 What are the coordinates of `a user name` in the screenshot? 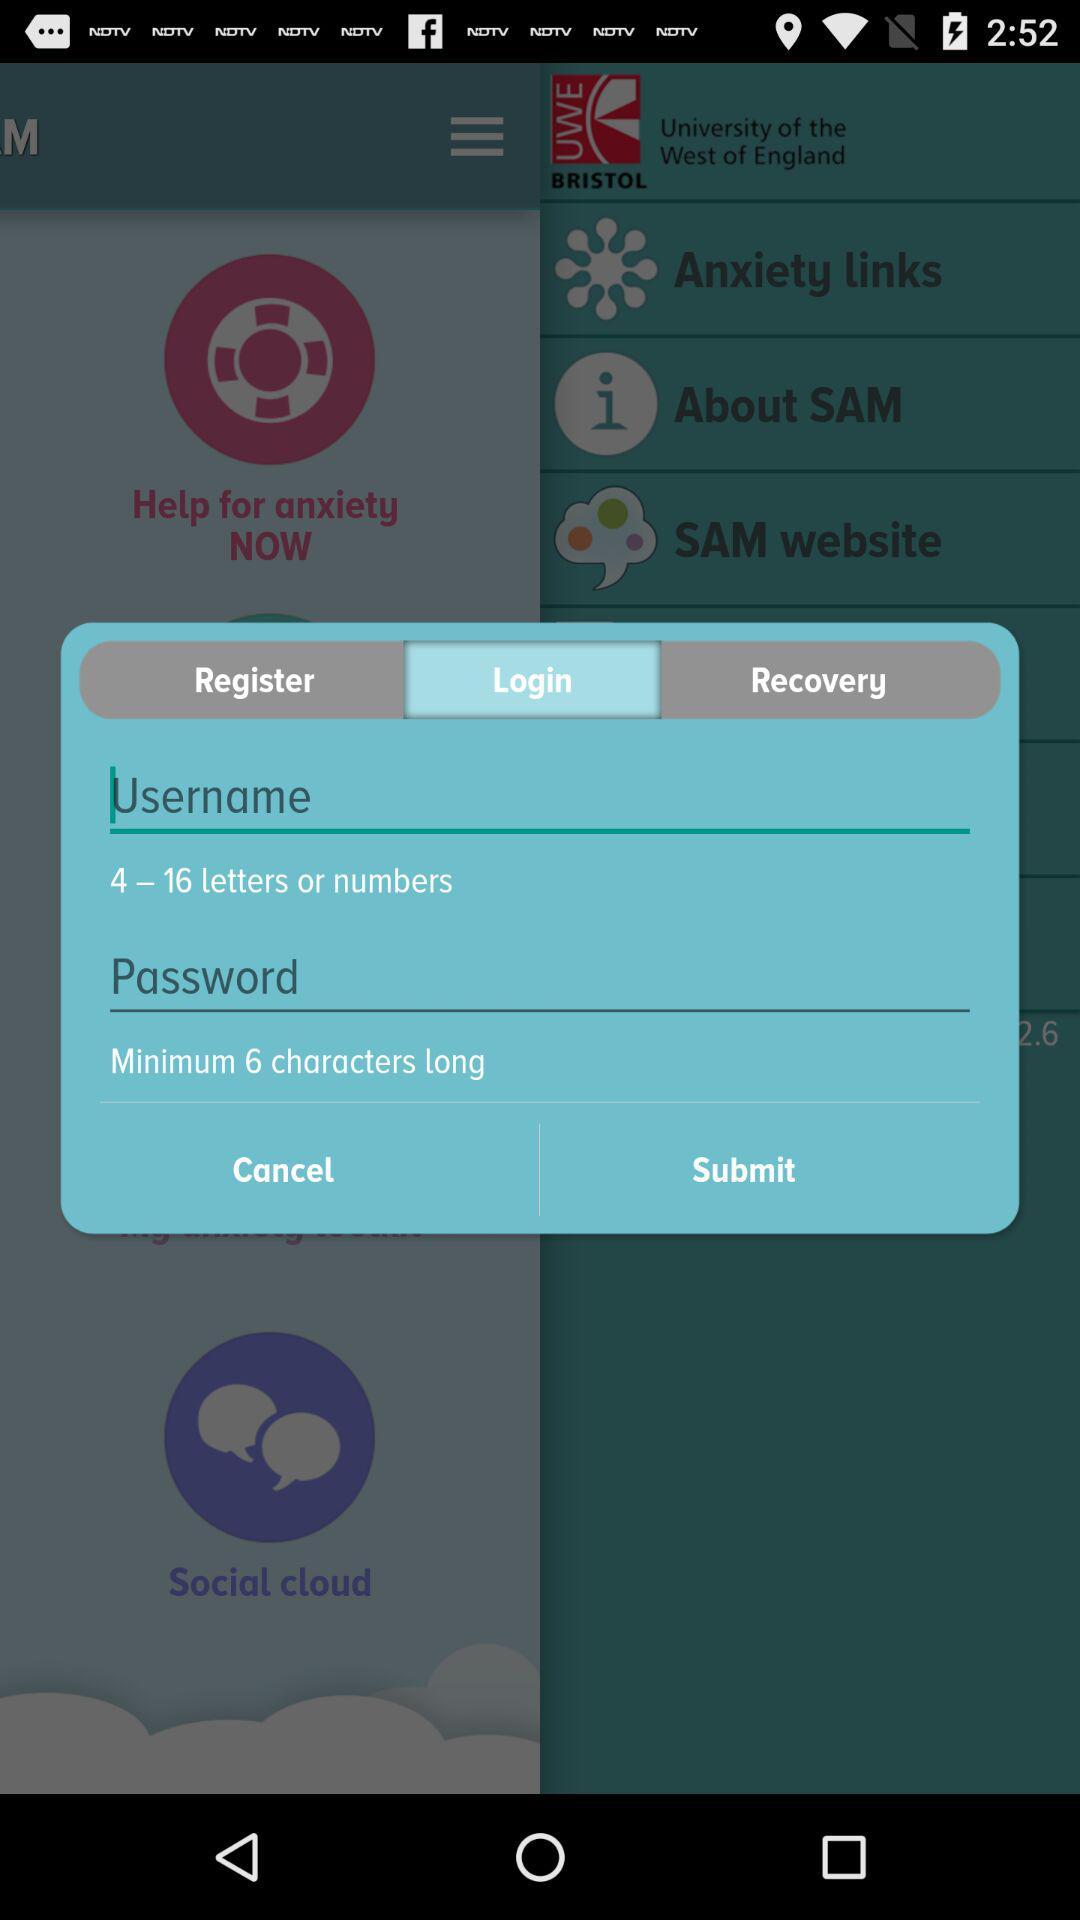 It's located at (540, 795).